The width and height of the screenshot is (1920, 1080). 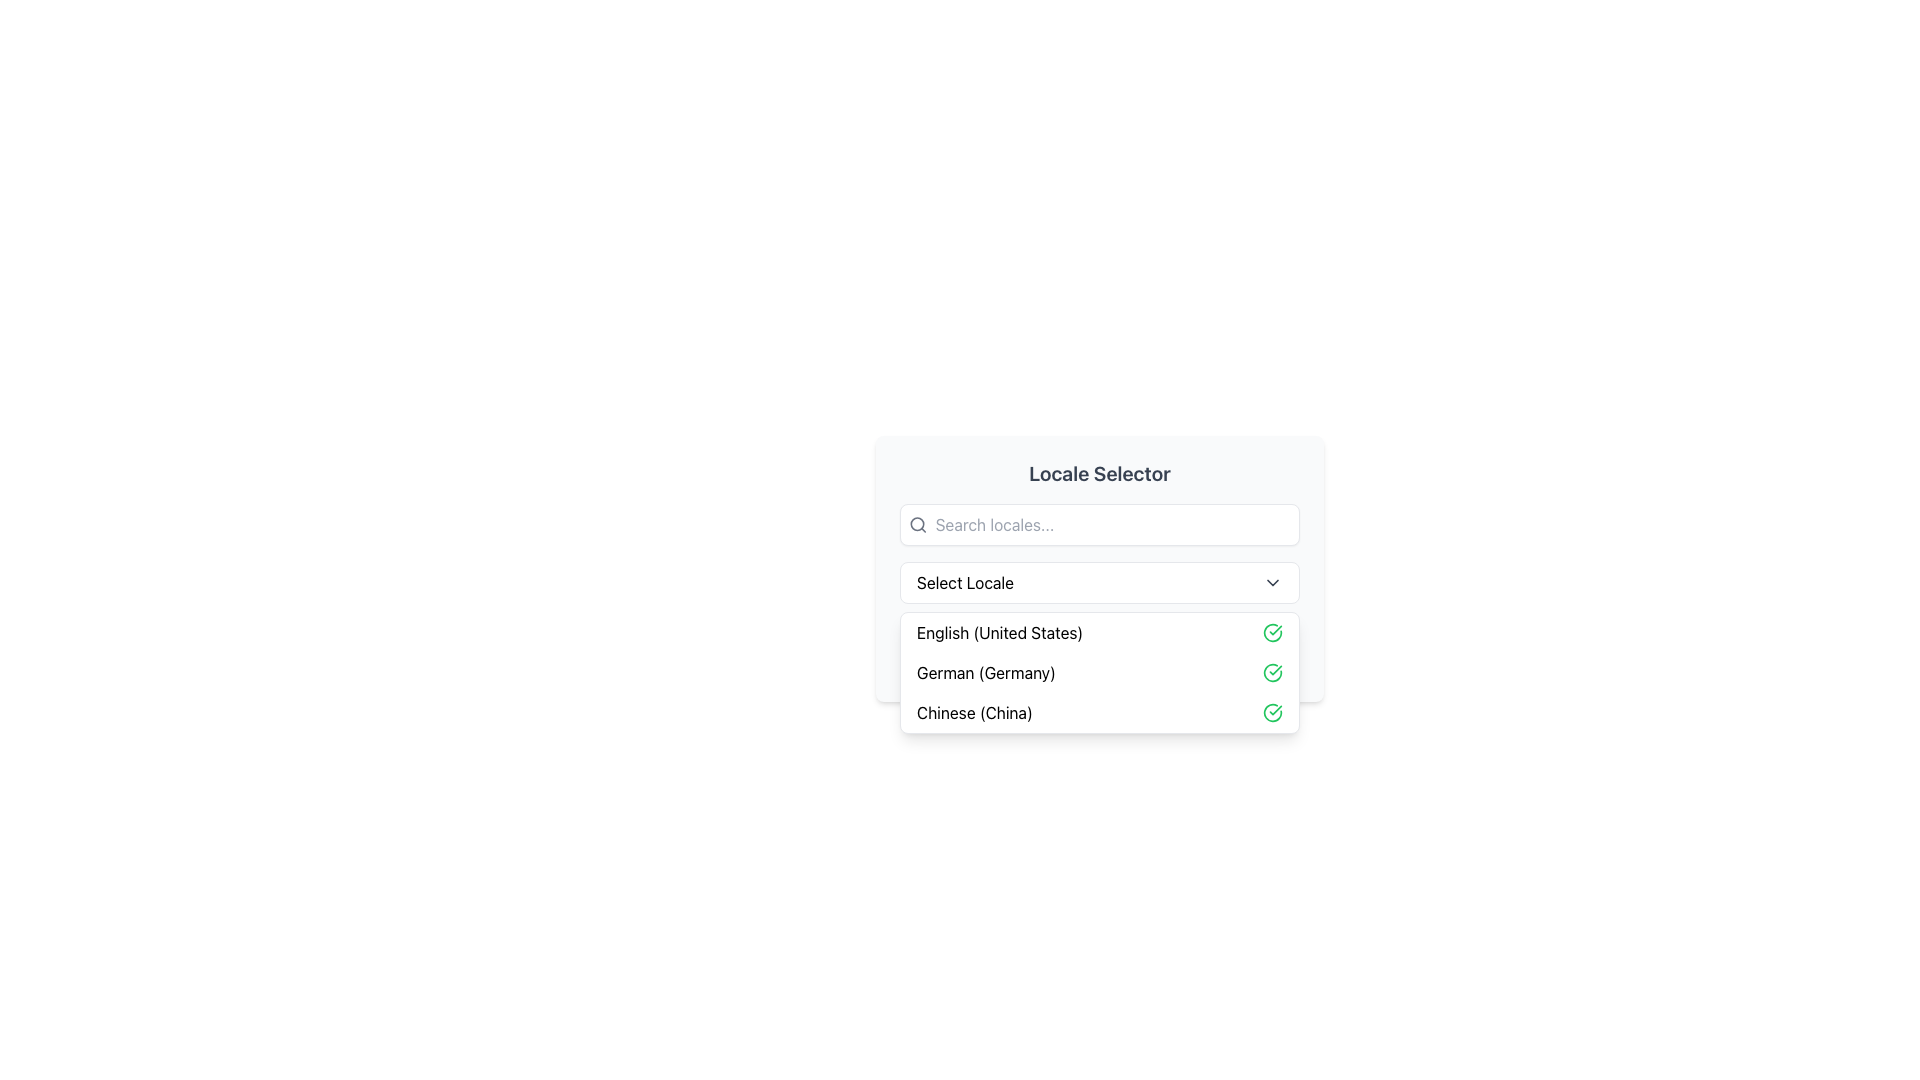 What do you see at coordinates (1098, 712) in the screenshot?
I see `the selectable list item labeled 'Chinese (China)'` at bounding box center [1098, 712].